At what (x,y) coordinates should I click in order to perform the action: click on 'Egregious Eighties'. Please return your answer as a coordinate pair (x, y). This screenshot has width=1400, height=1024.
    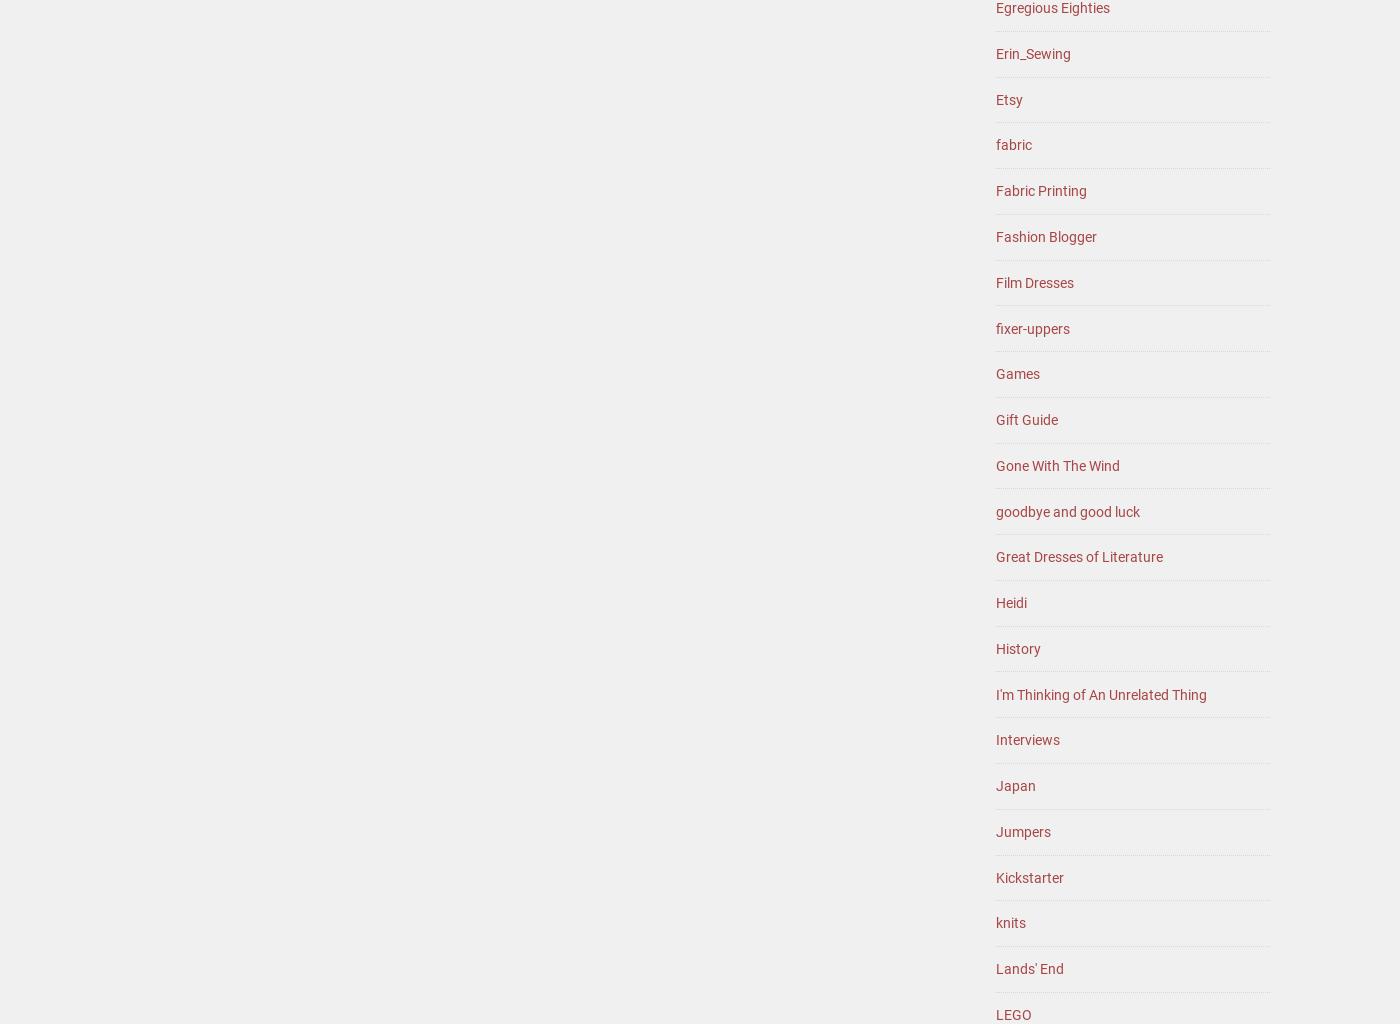
    Looking at the image, I should click on (1052, 7).